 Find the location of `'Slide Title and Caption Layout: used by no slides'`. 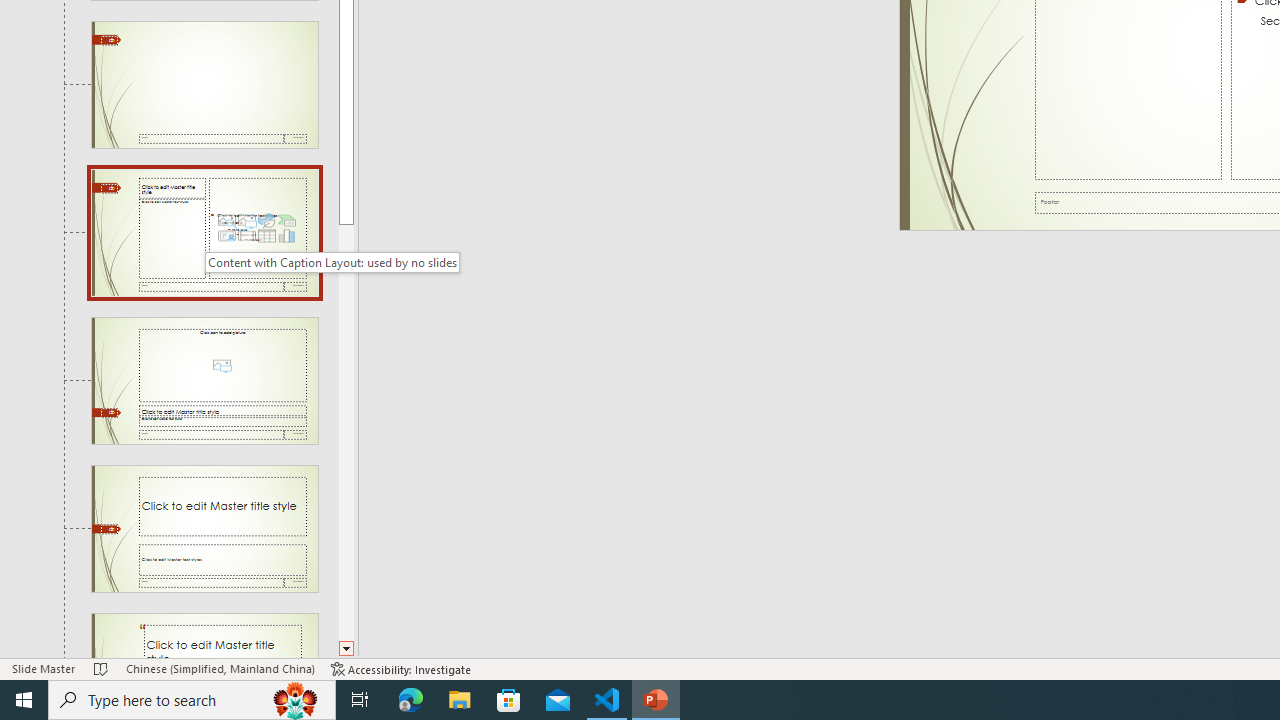

'Slide Title and Caption Layout: used by no slides' is located at coordinates (204, 527).